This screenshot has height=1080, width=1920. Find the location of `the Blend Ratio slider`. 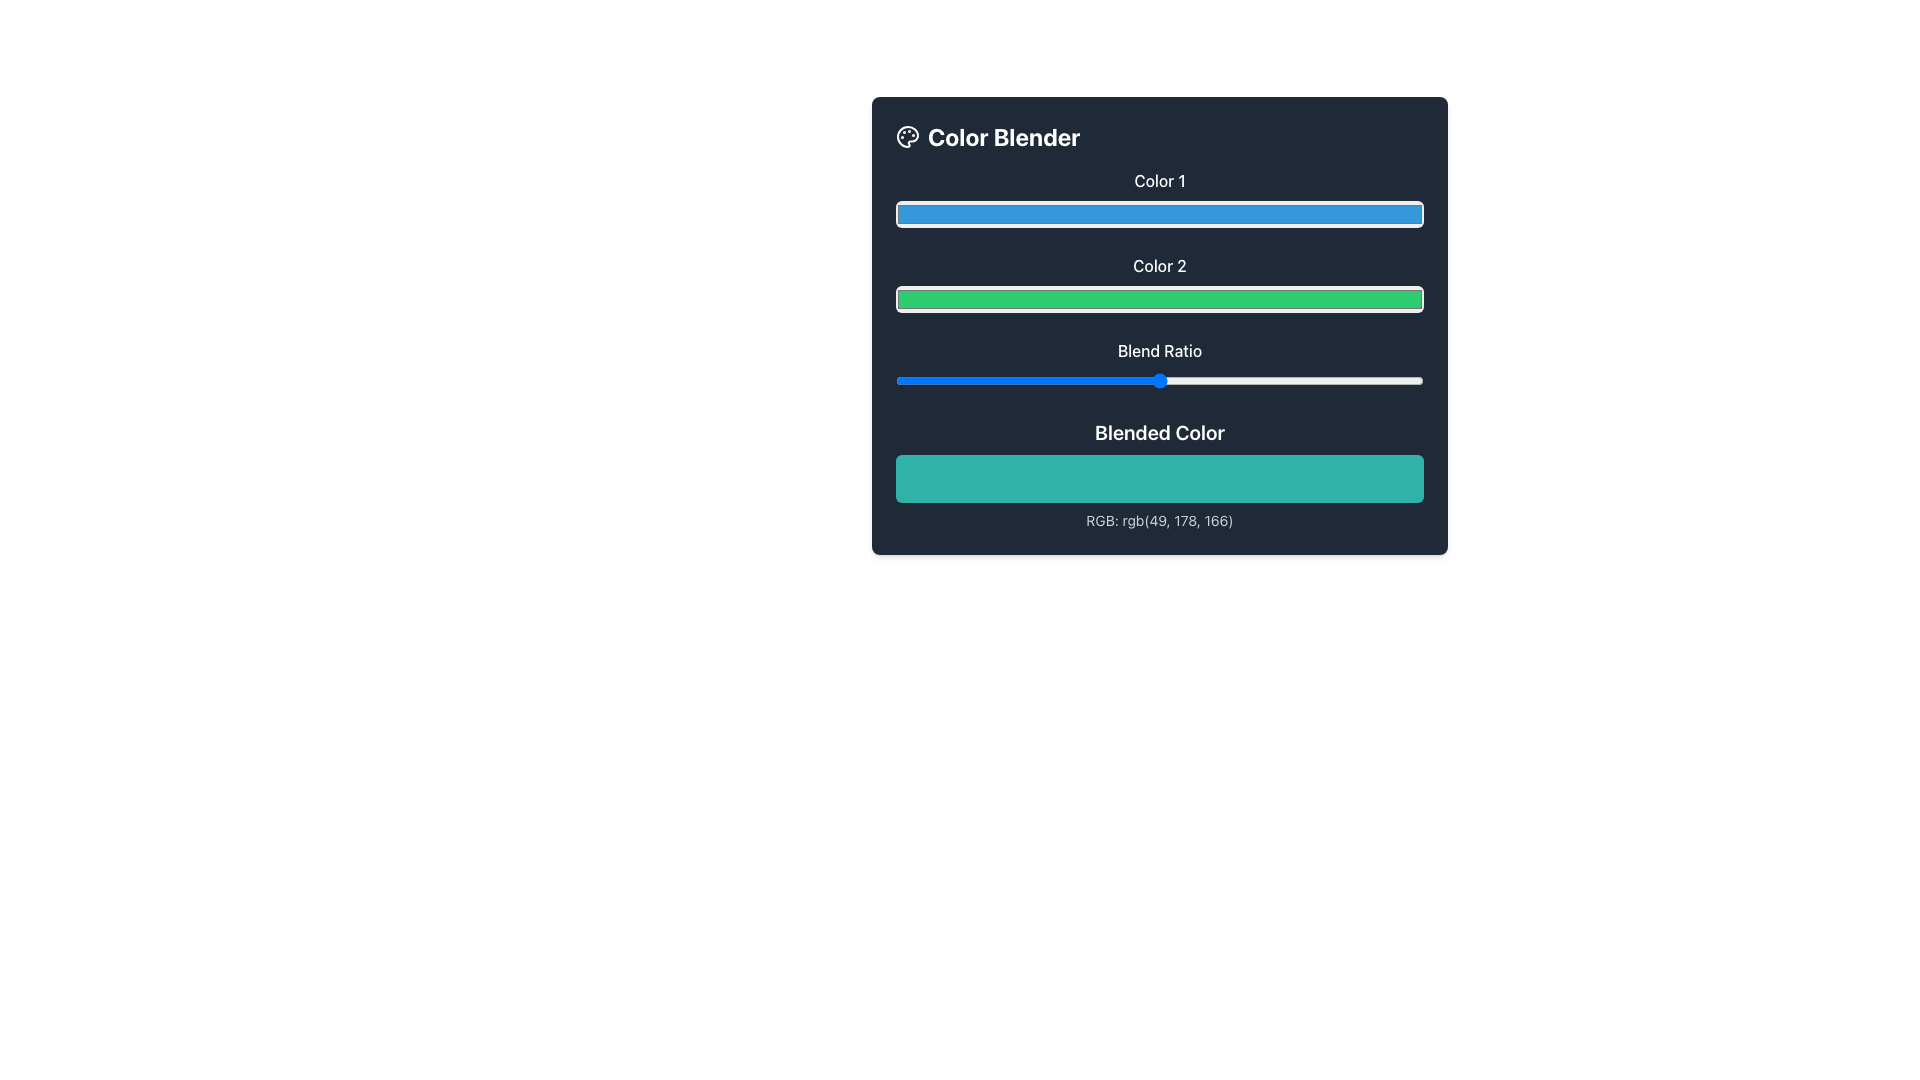

the Blend Ratio slider is located at coordinates (926, 381).